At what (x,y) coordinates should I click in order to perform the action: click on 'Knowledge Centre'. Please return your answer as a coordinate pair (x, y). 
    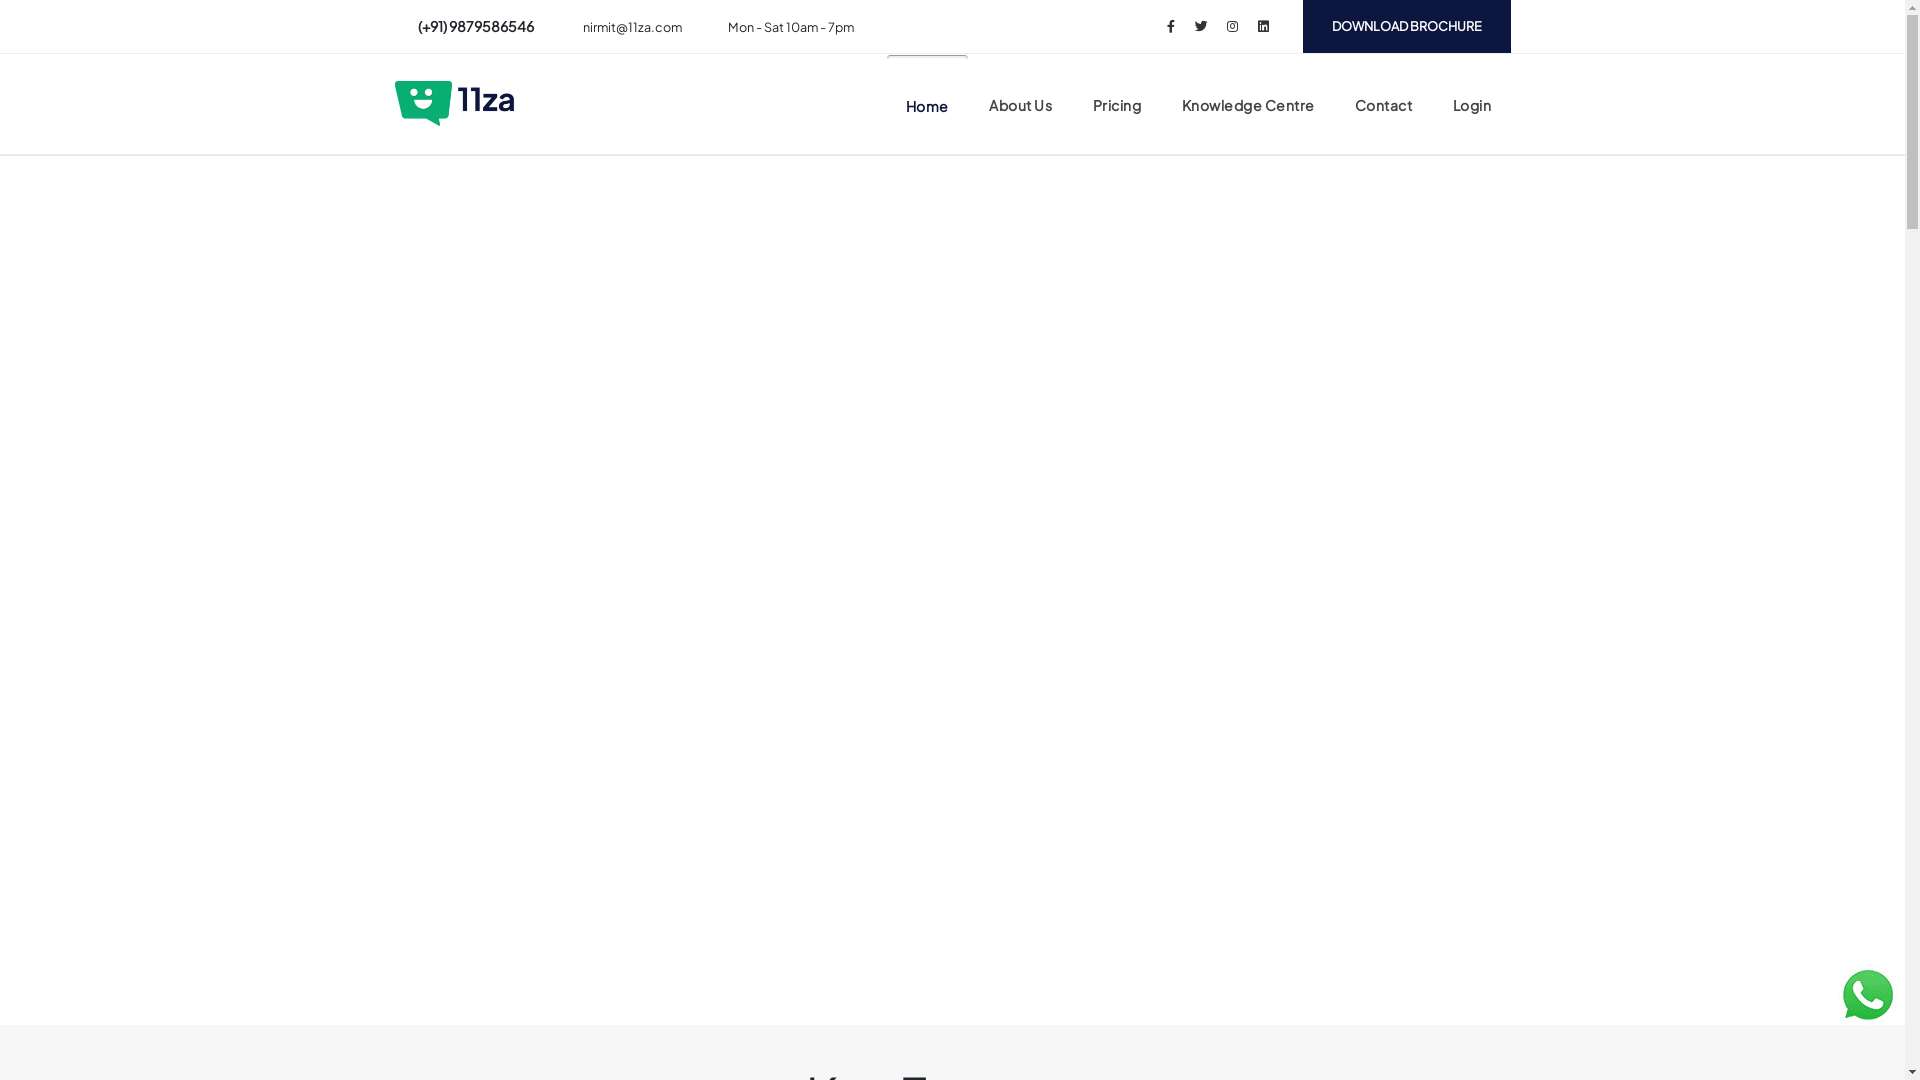
    Looking at the image, I should click on (1161, 104).